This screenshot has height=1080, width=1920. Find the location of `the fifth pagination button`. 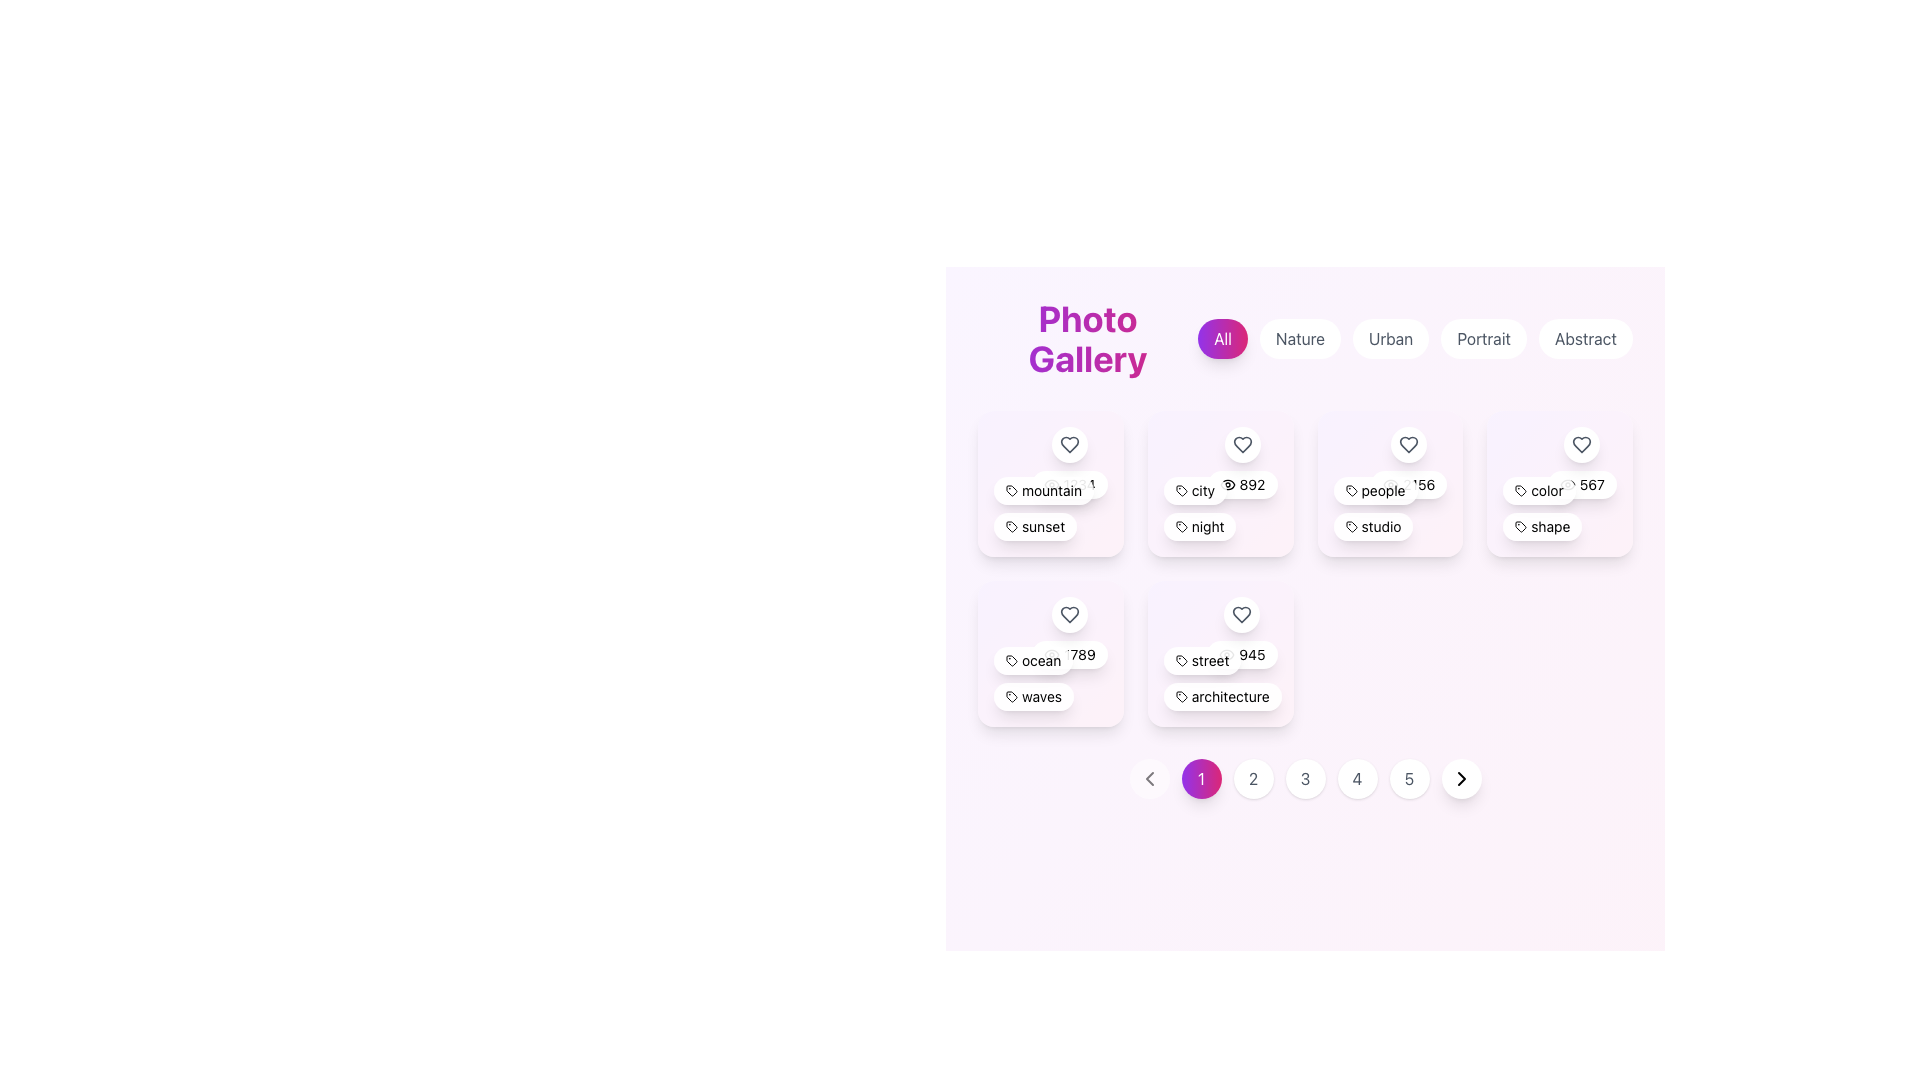

the fifth pagination button is located at coordinates (1408, 777).